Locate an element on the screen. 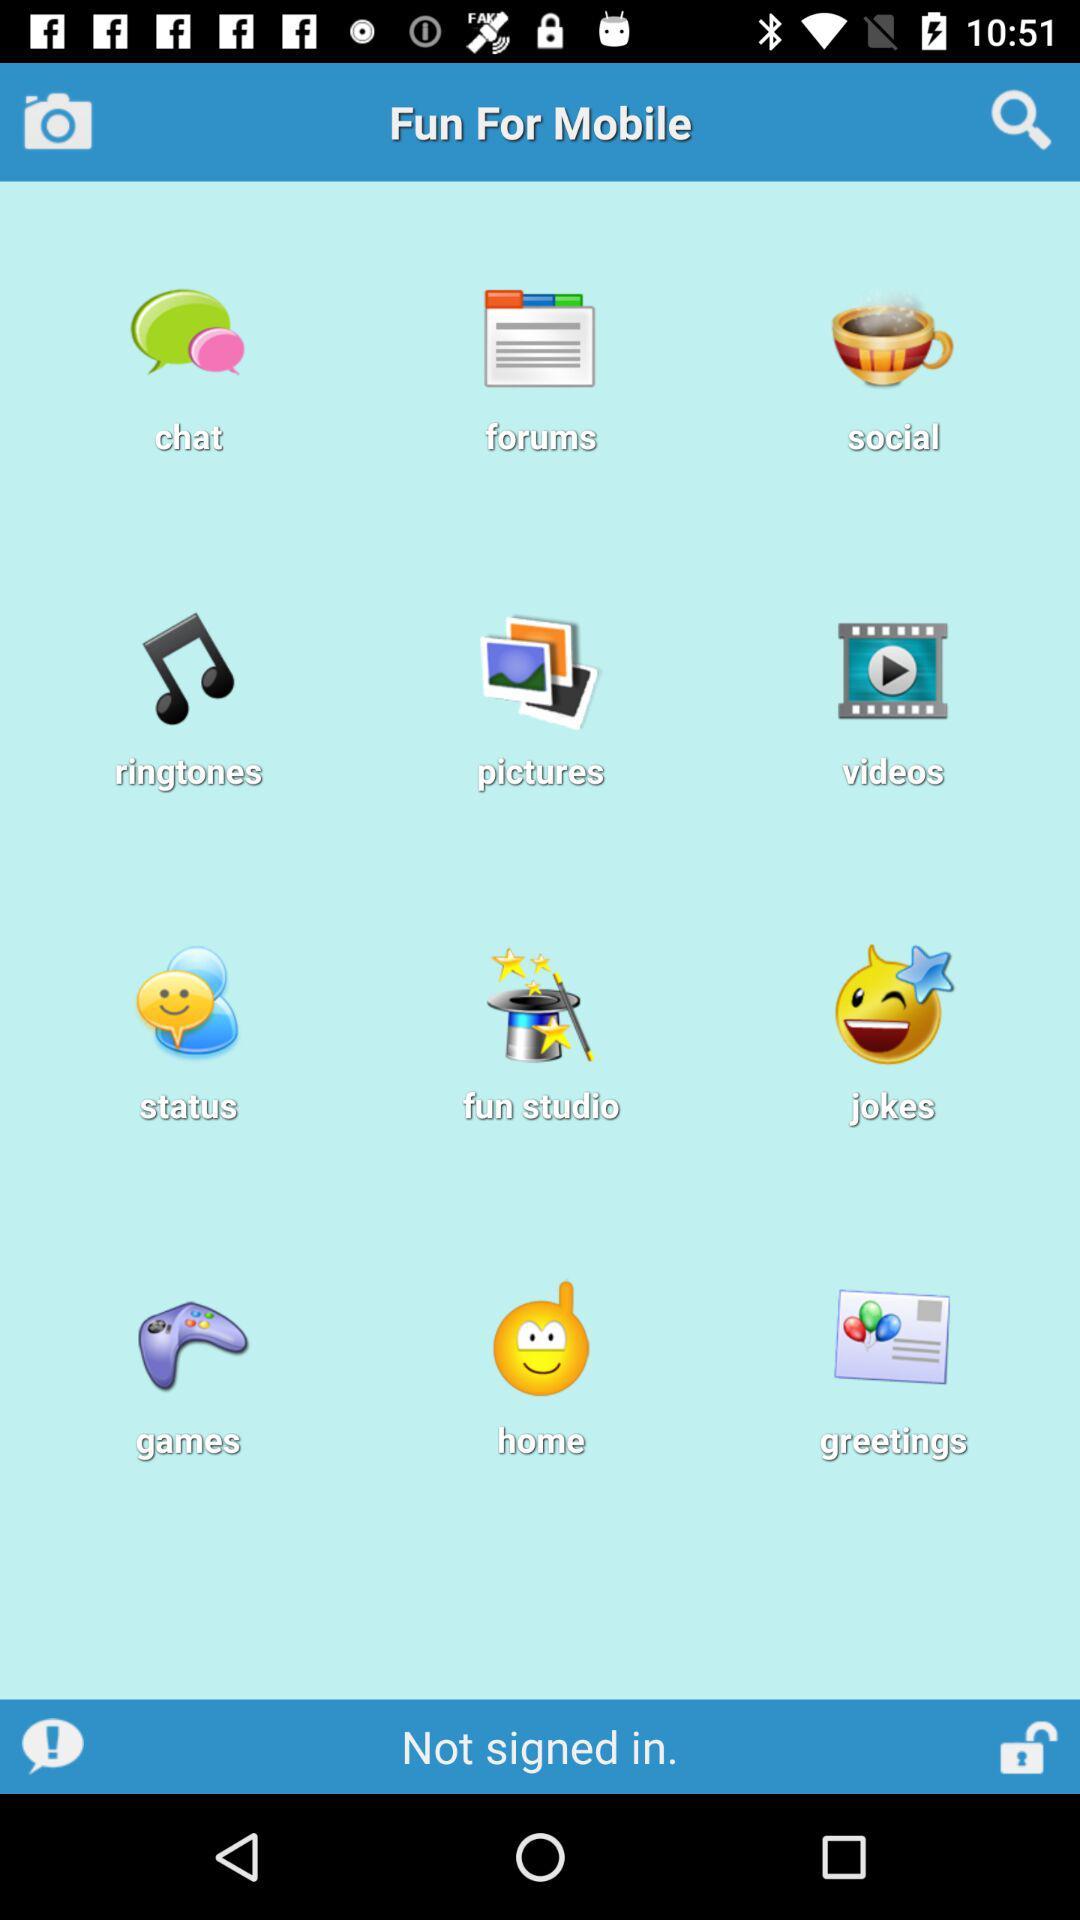 The height and width of the screenshot is (1920, 1080). lock screen is located at coordinates (1030, 1745).